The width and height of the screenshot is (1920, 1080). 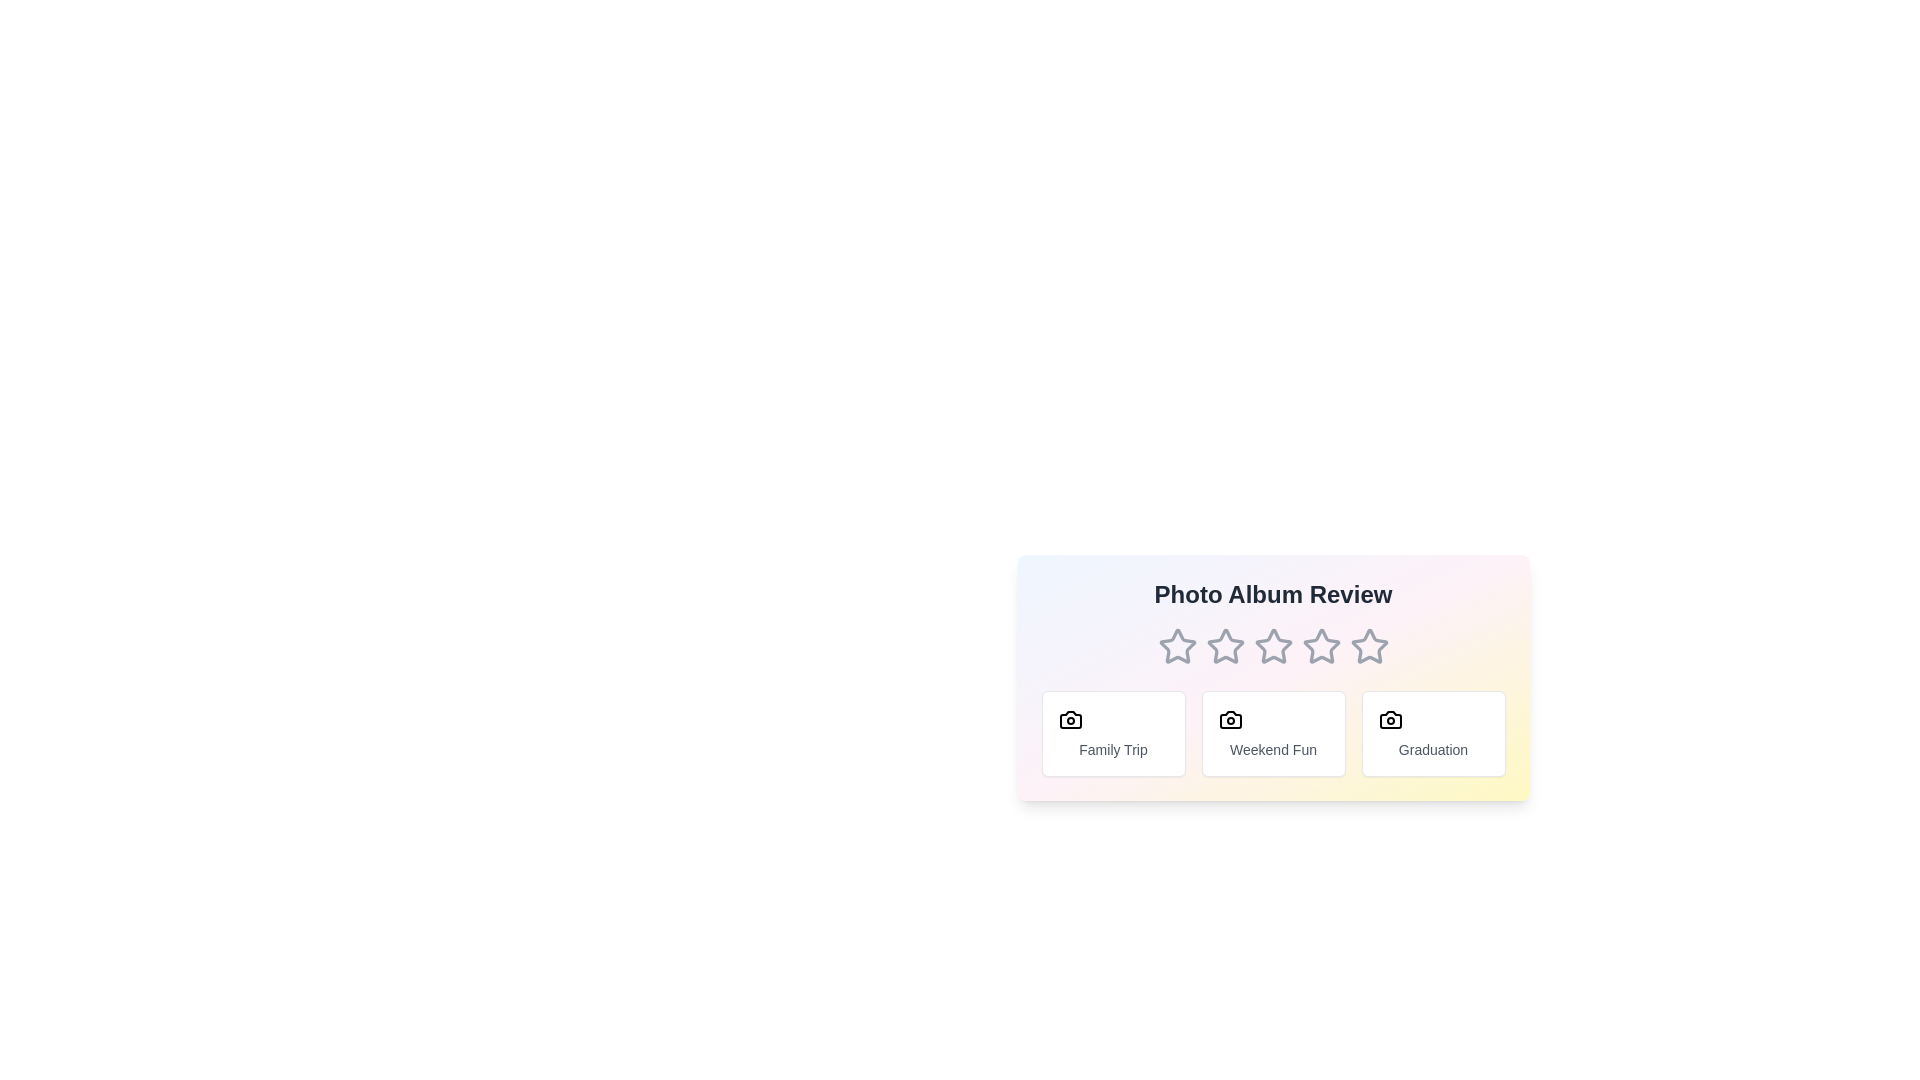 I want to click on the 2 star to set the rating, so click(x=1224, y=647).